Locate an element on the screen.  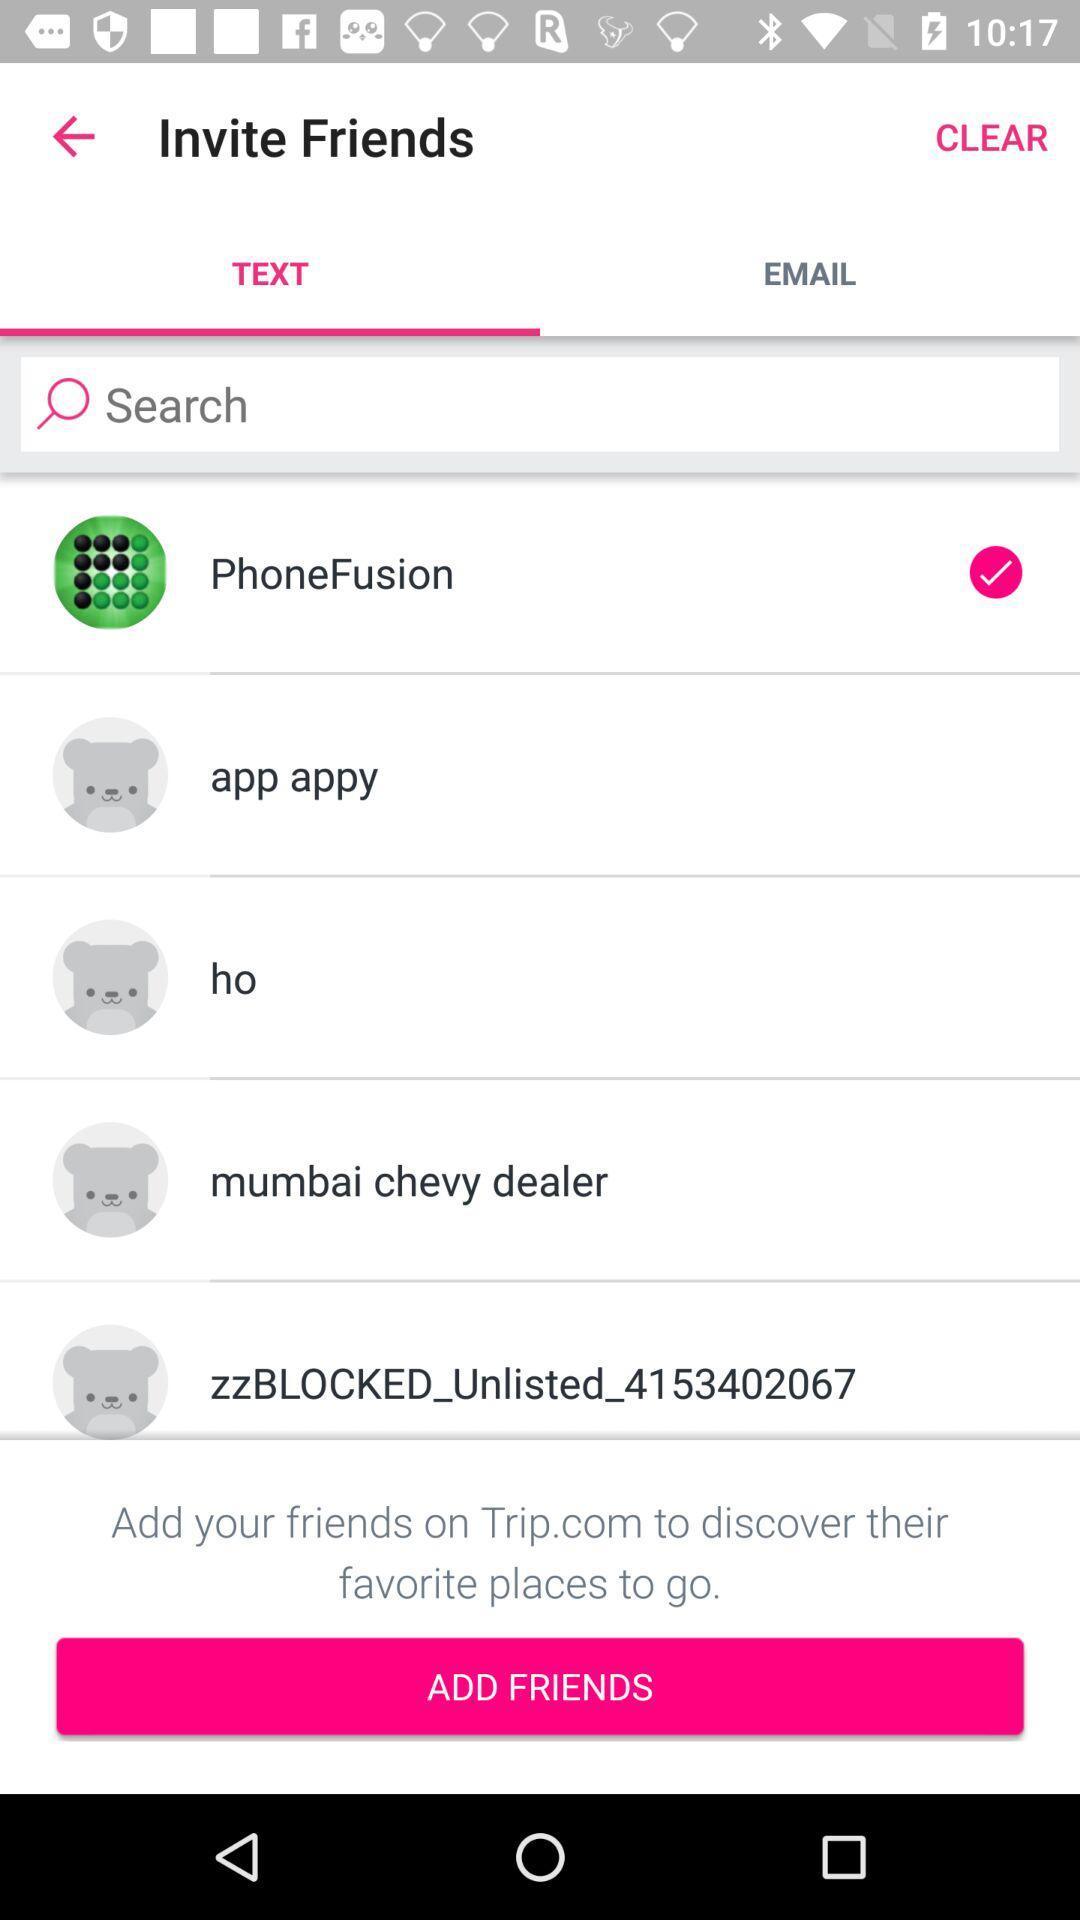
the item to the right of the text item is located at coordinates (810, 272).